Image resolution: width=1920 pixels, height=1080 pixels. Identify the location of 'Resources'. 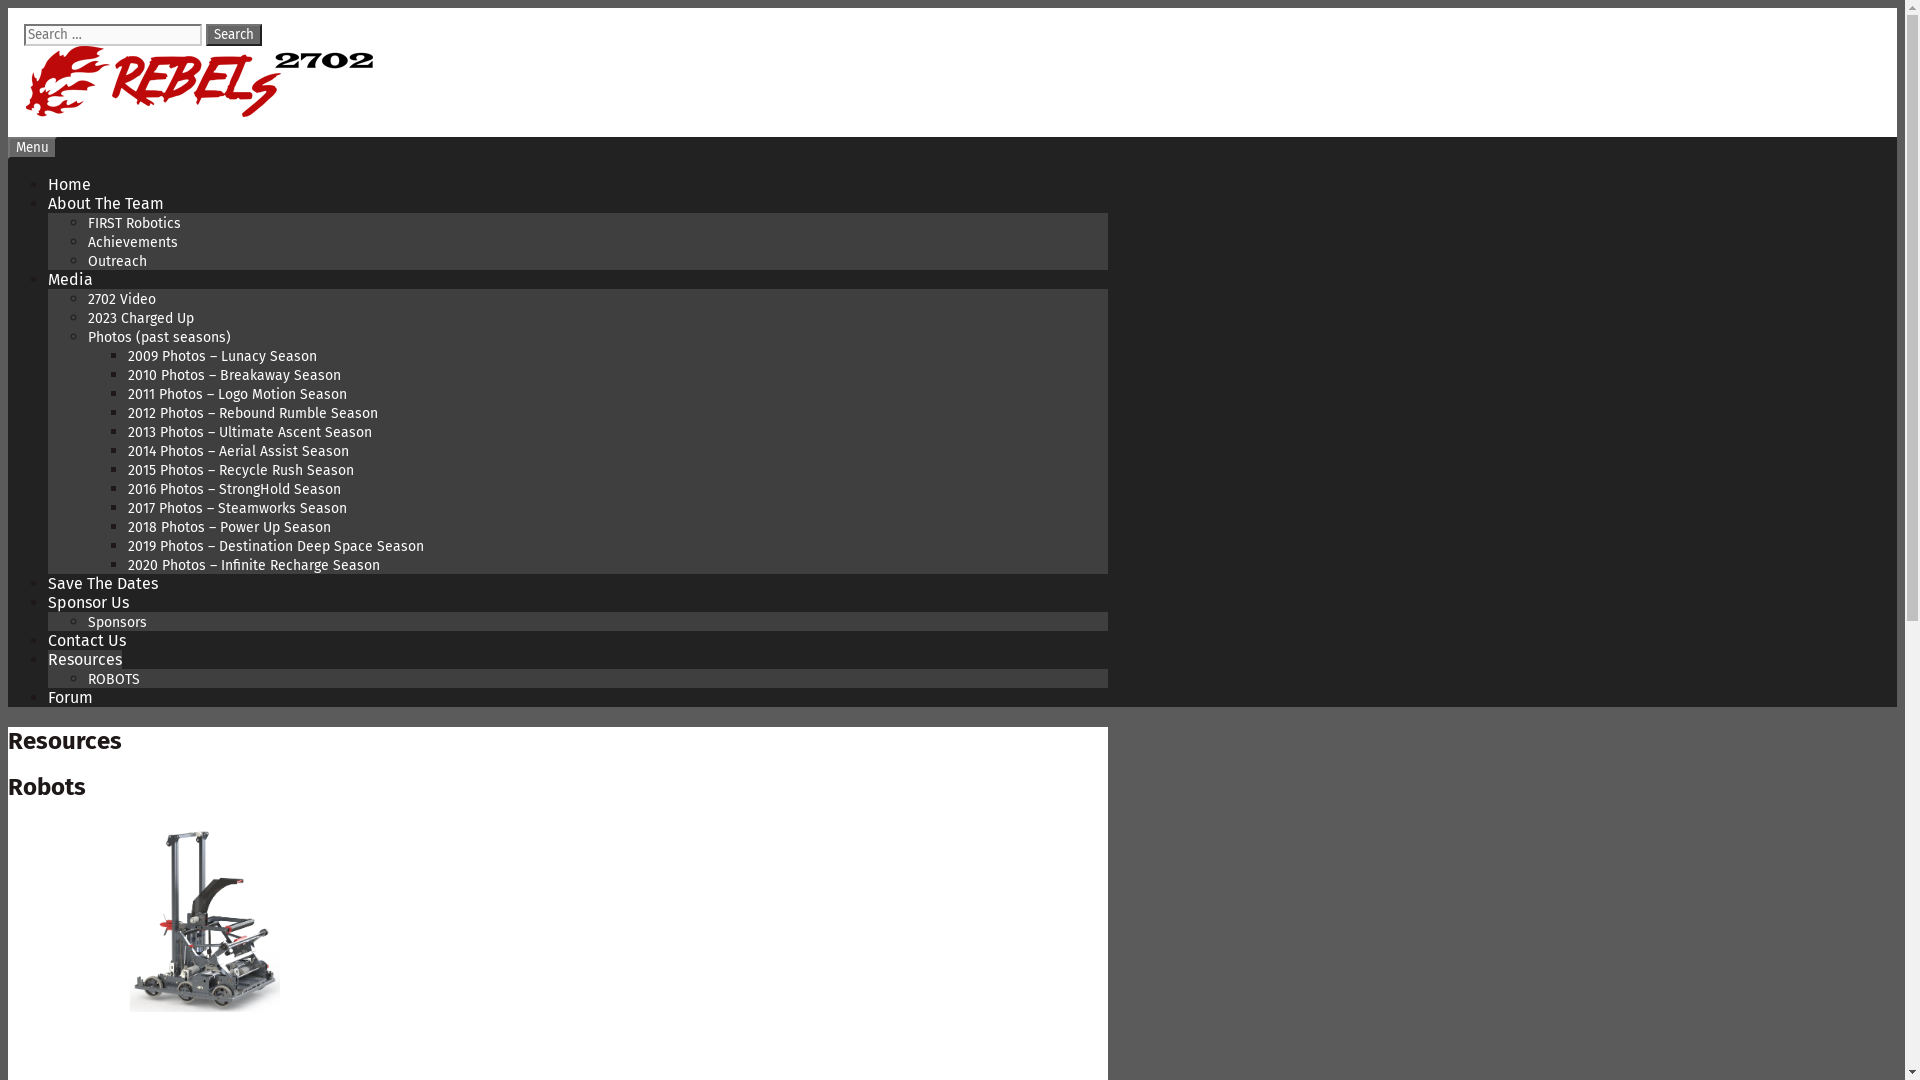
(84, 659).